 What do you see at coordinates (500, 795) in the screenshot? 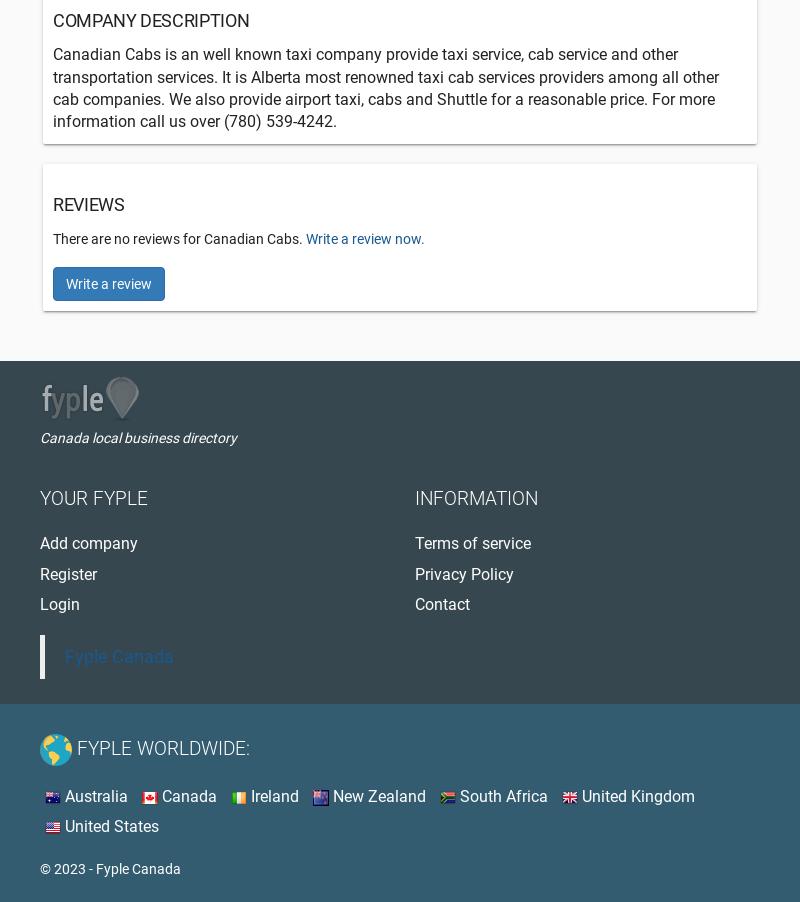
I see `'South Africa'` at bounding box center [500, 795].